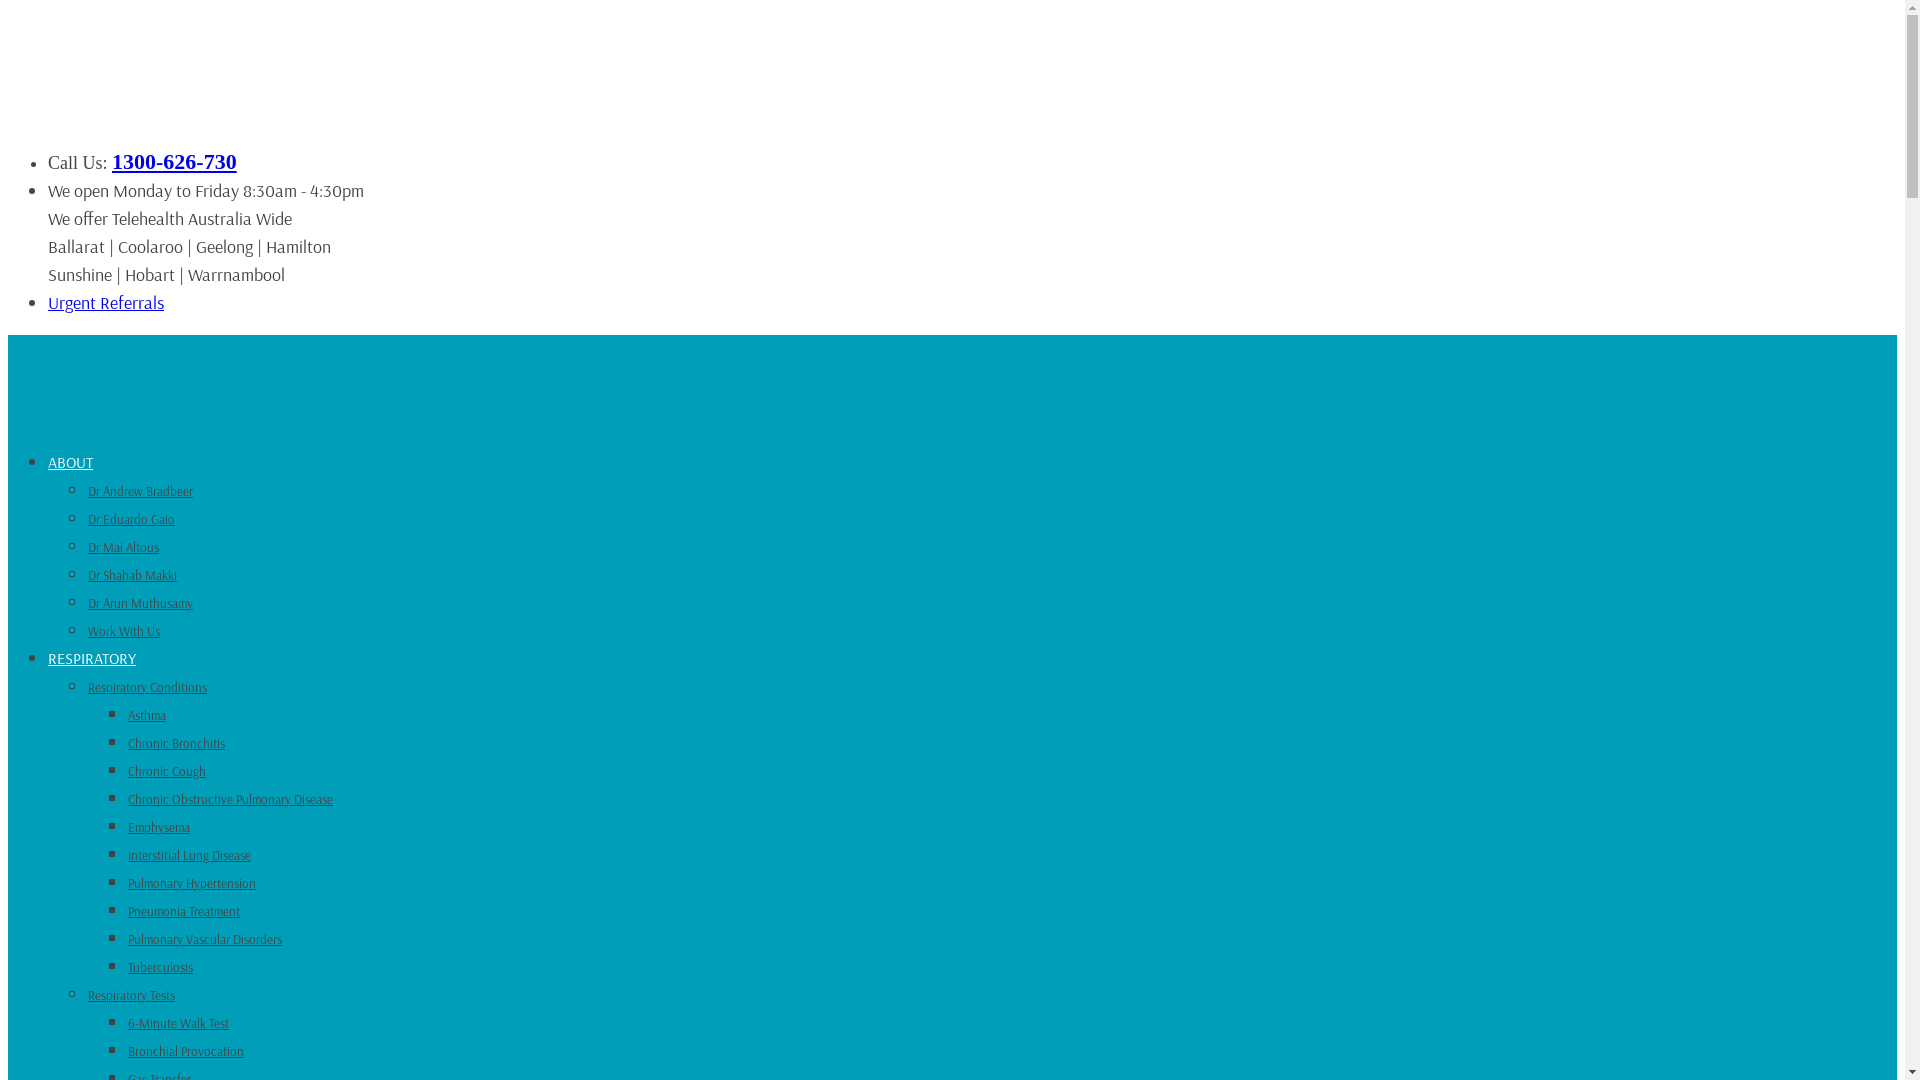 The image size is (1920, 1080). What do you see at coordinates (122, 547) in the screenshot?
I see `'Dr Mai Altous'` at bounding box center [122, 547].